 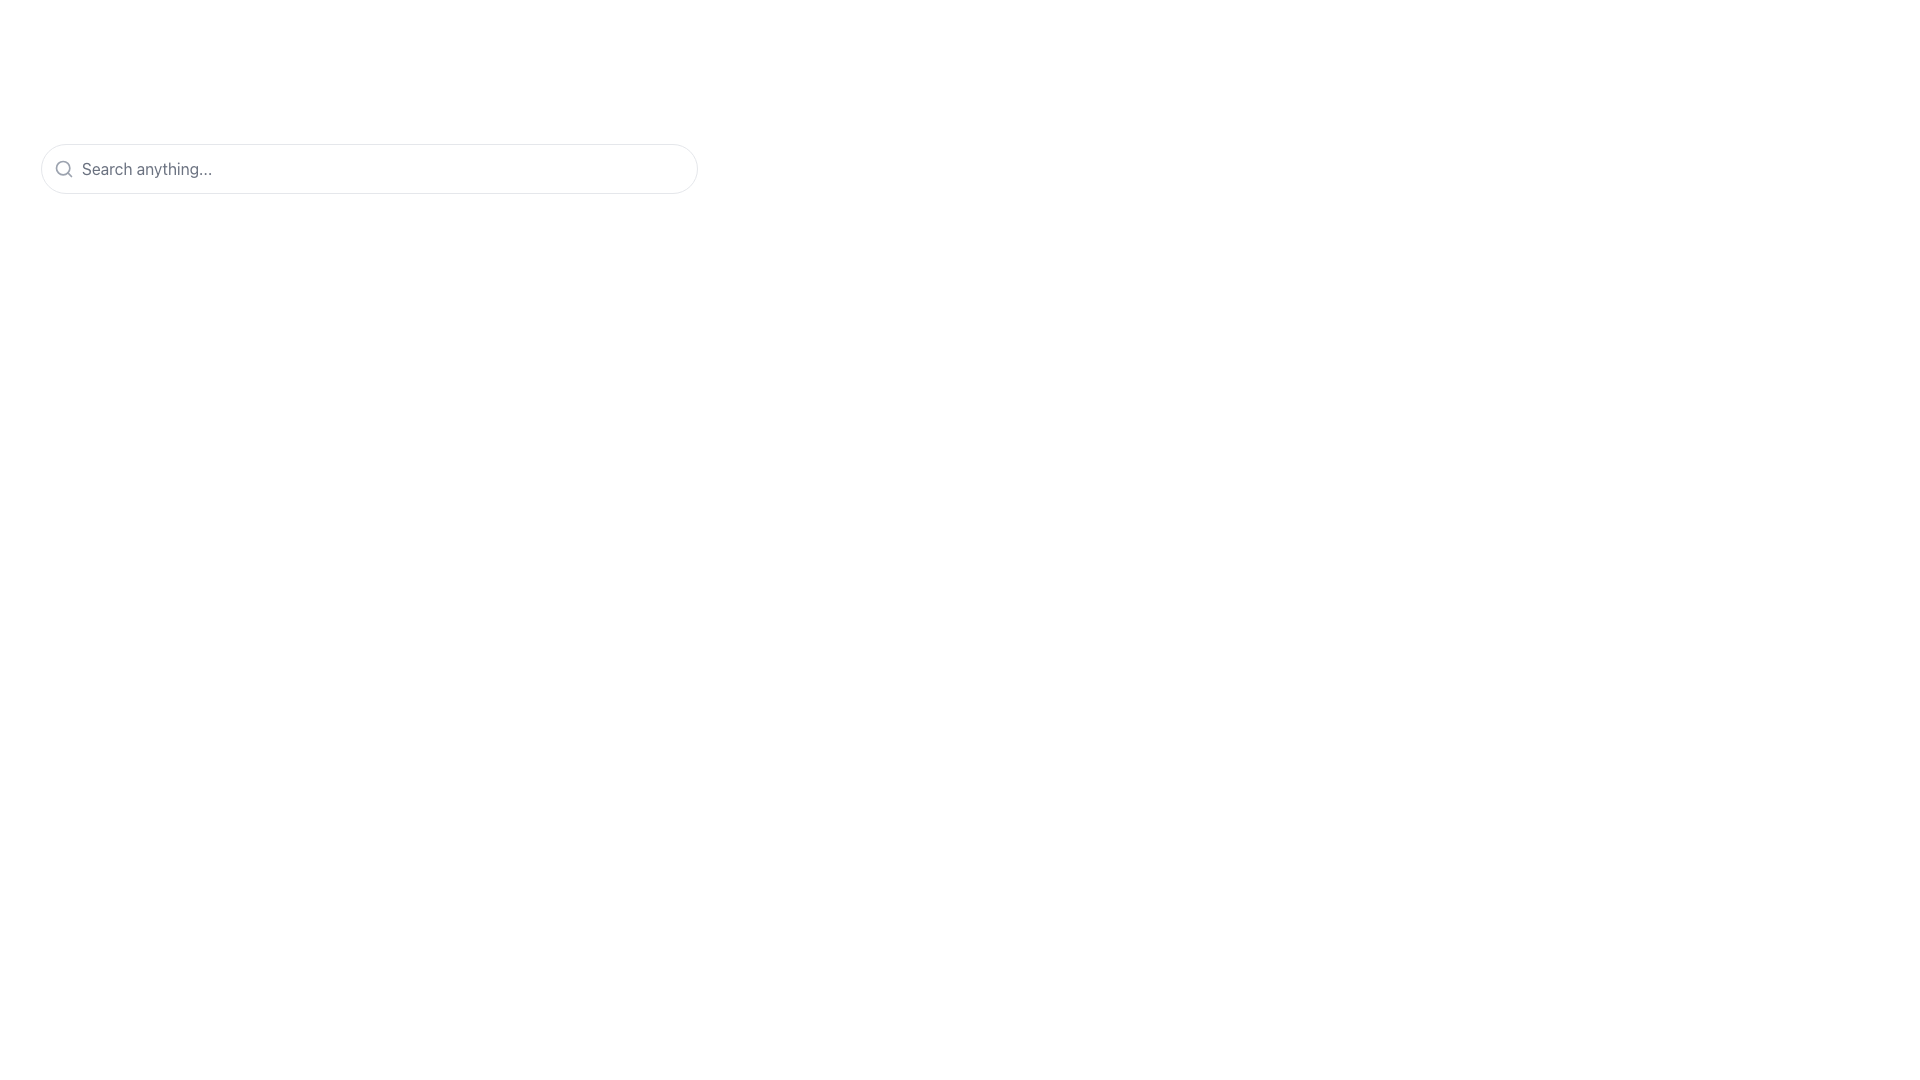 I want to click on the magnifying glass icon located at the leftmost area of the horizontal search input bar, which symbolizes the search functionality, so click(x=63, y=168).